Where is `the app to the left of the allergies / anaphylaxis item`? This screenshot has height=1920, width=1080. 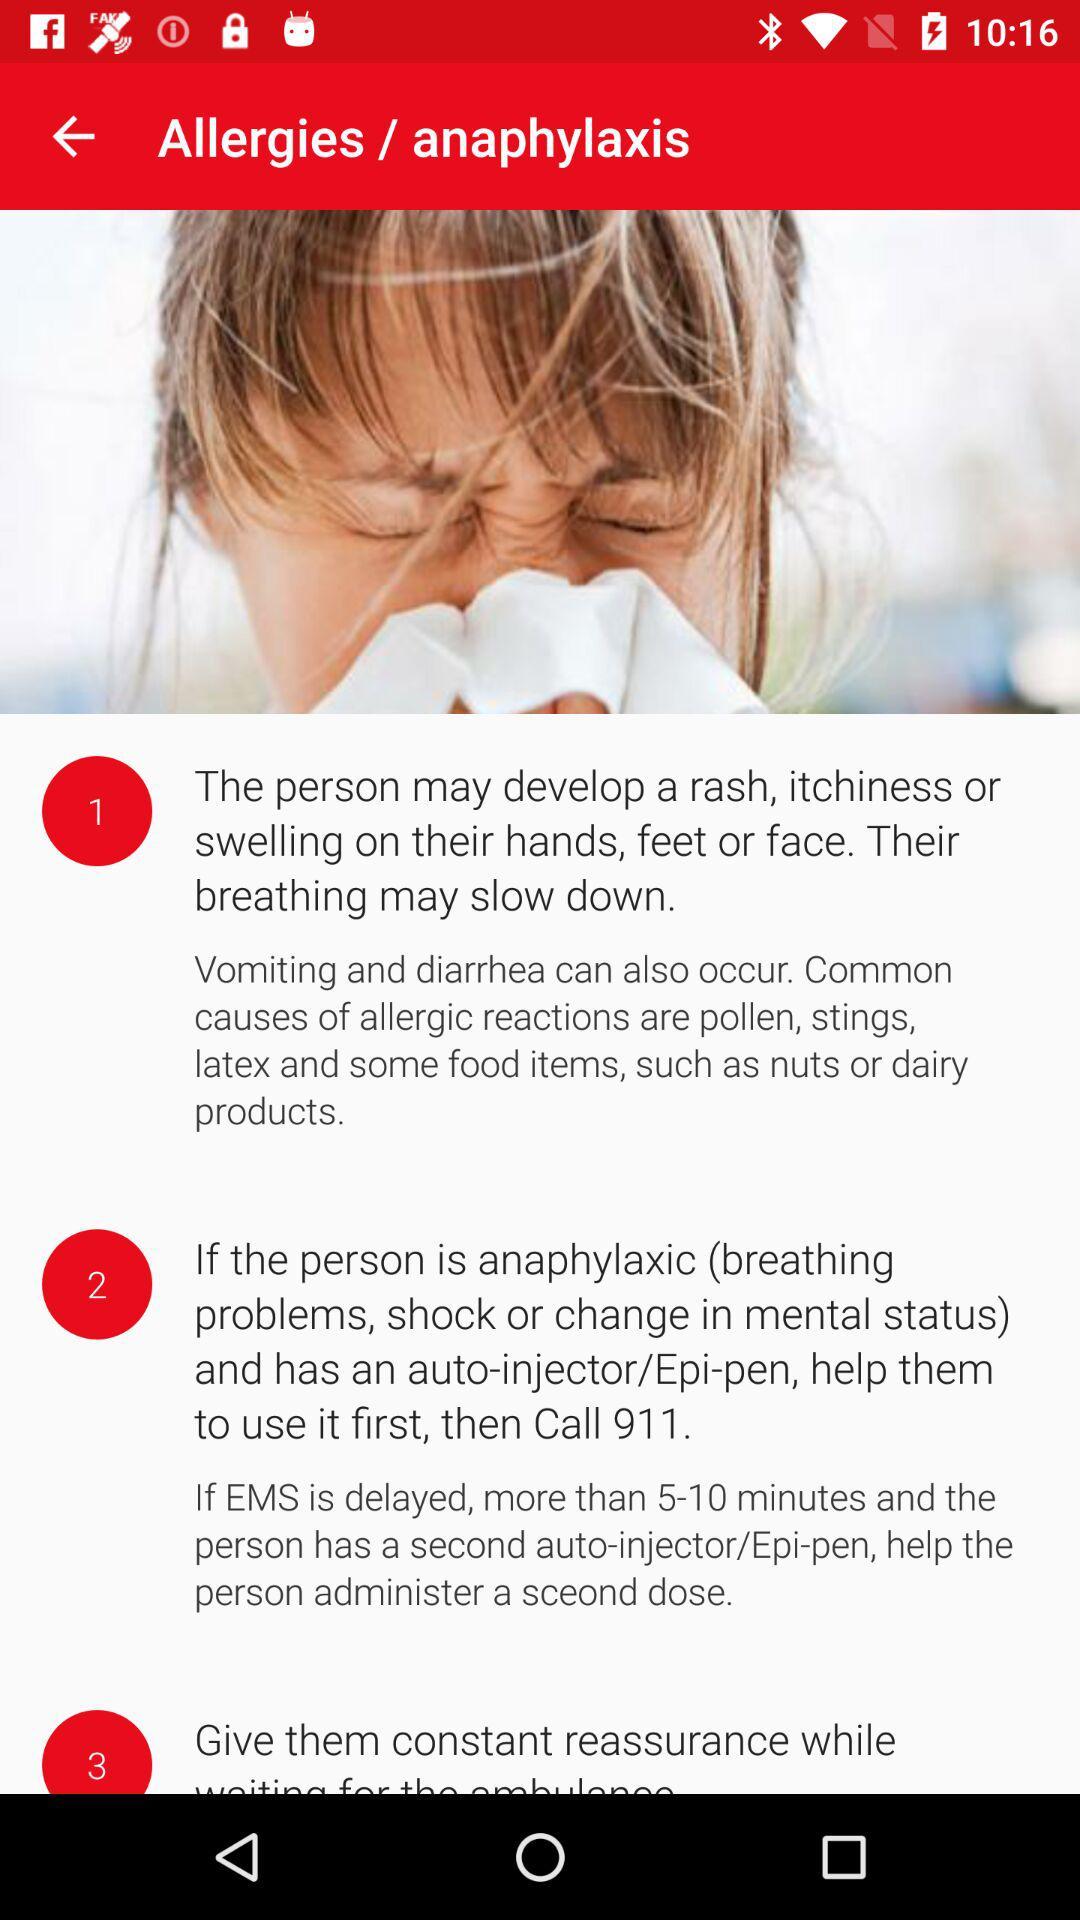 the app to the left of the allergies / anaphylaxis item is located at coordinates (72, 135).